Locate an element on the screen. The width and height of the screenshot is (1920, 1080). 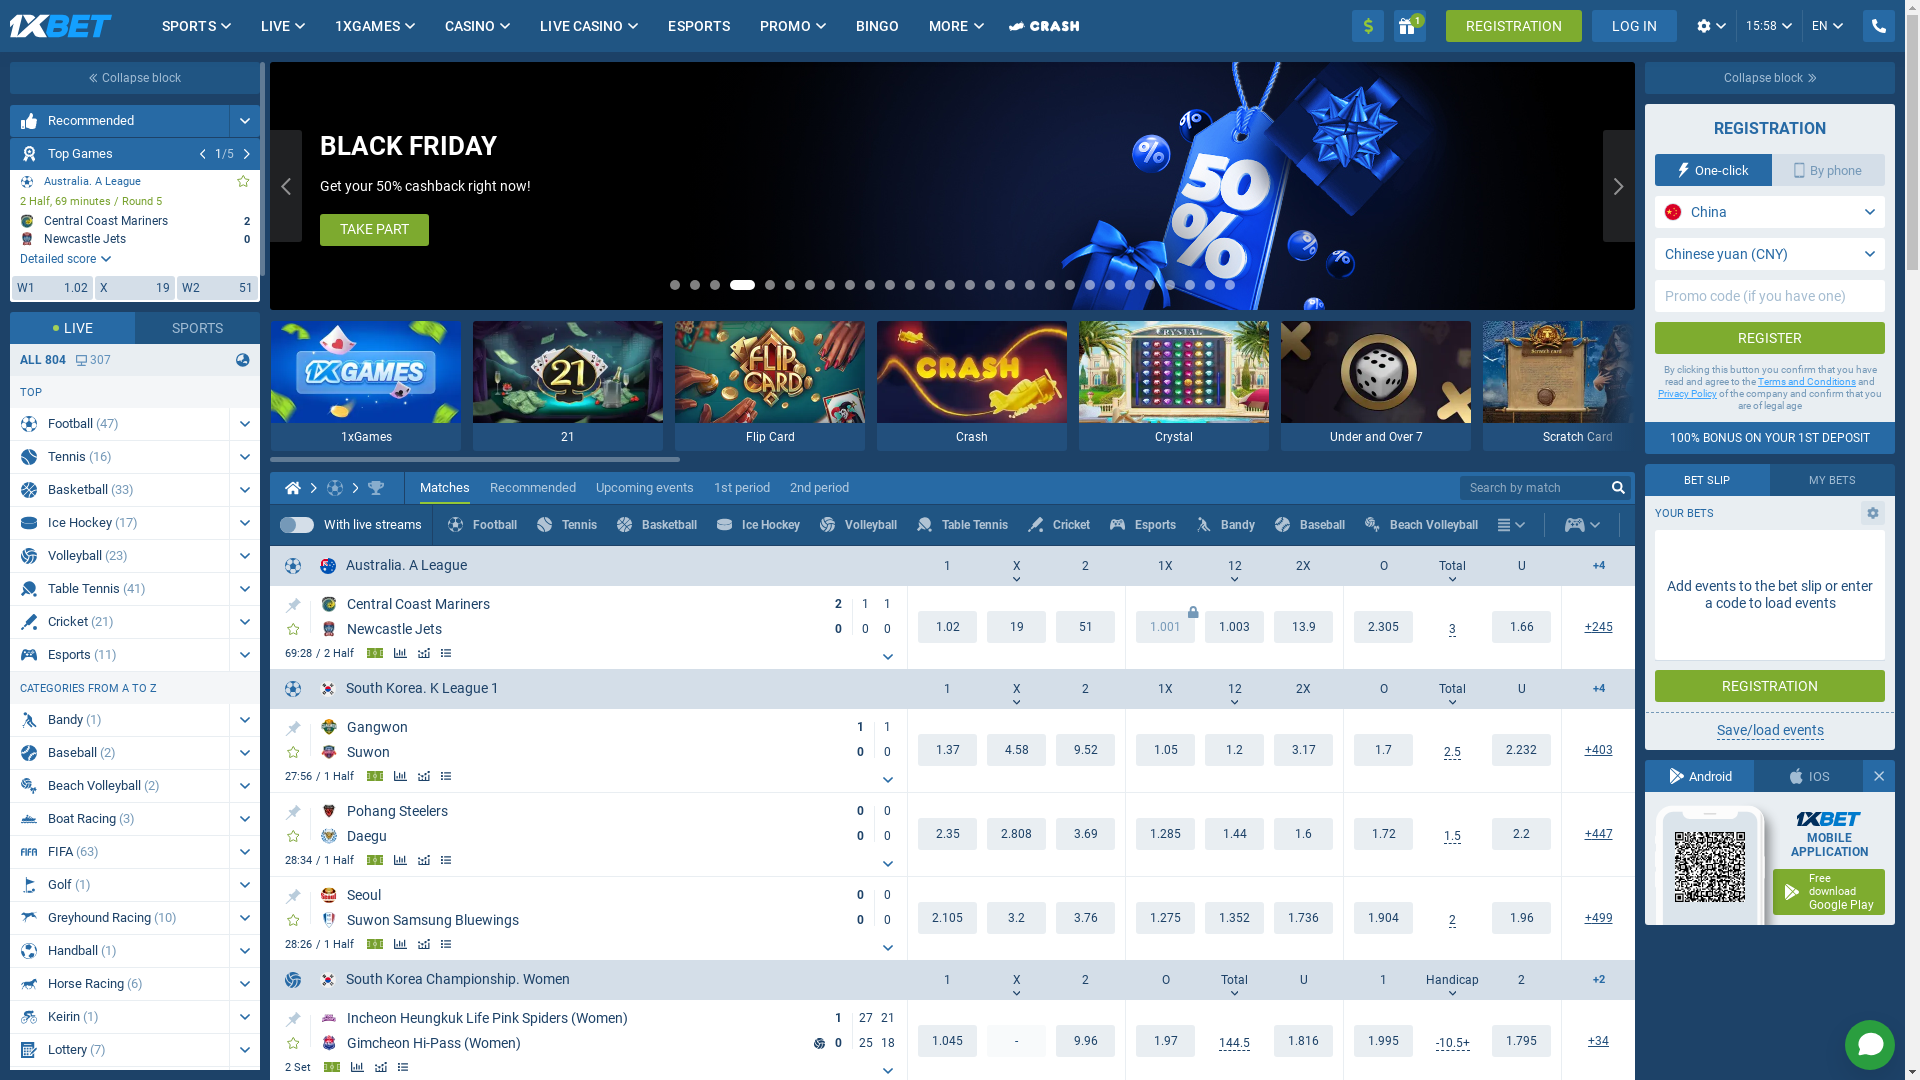
'4.58' is located at coordinates (1016, 749).